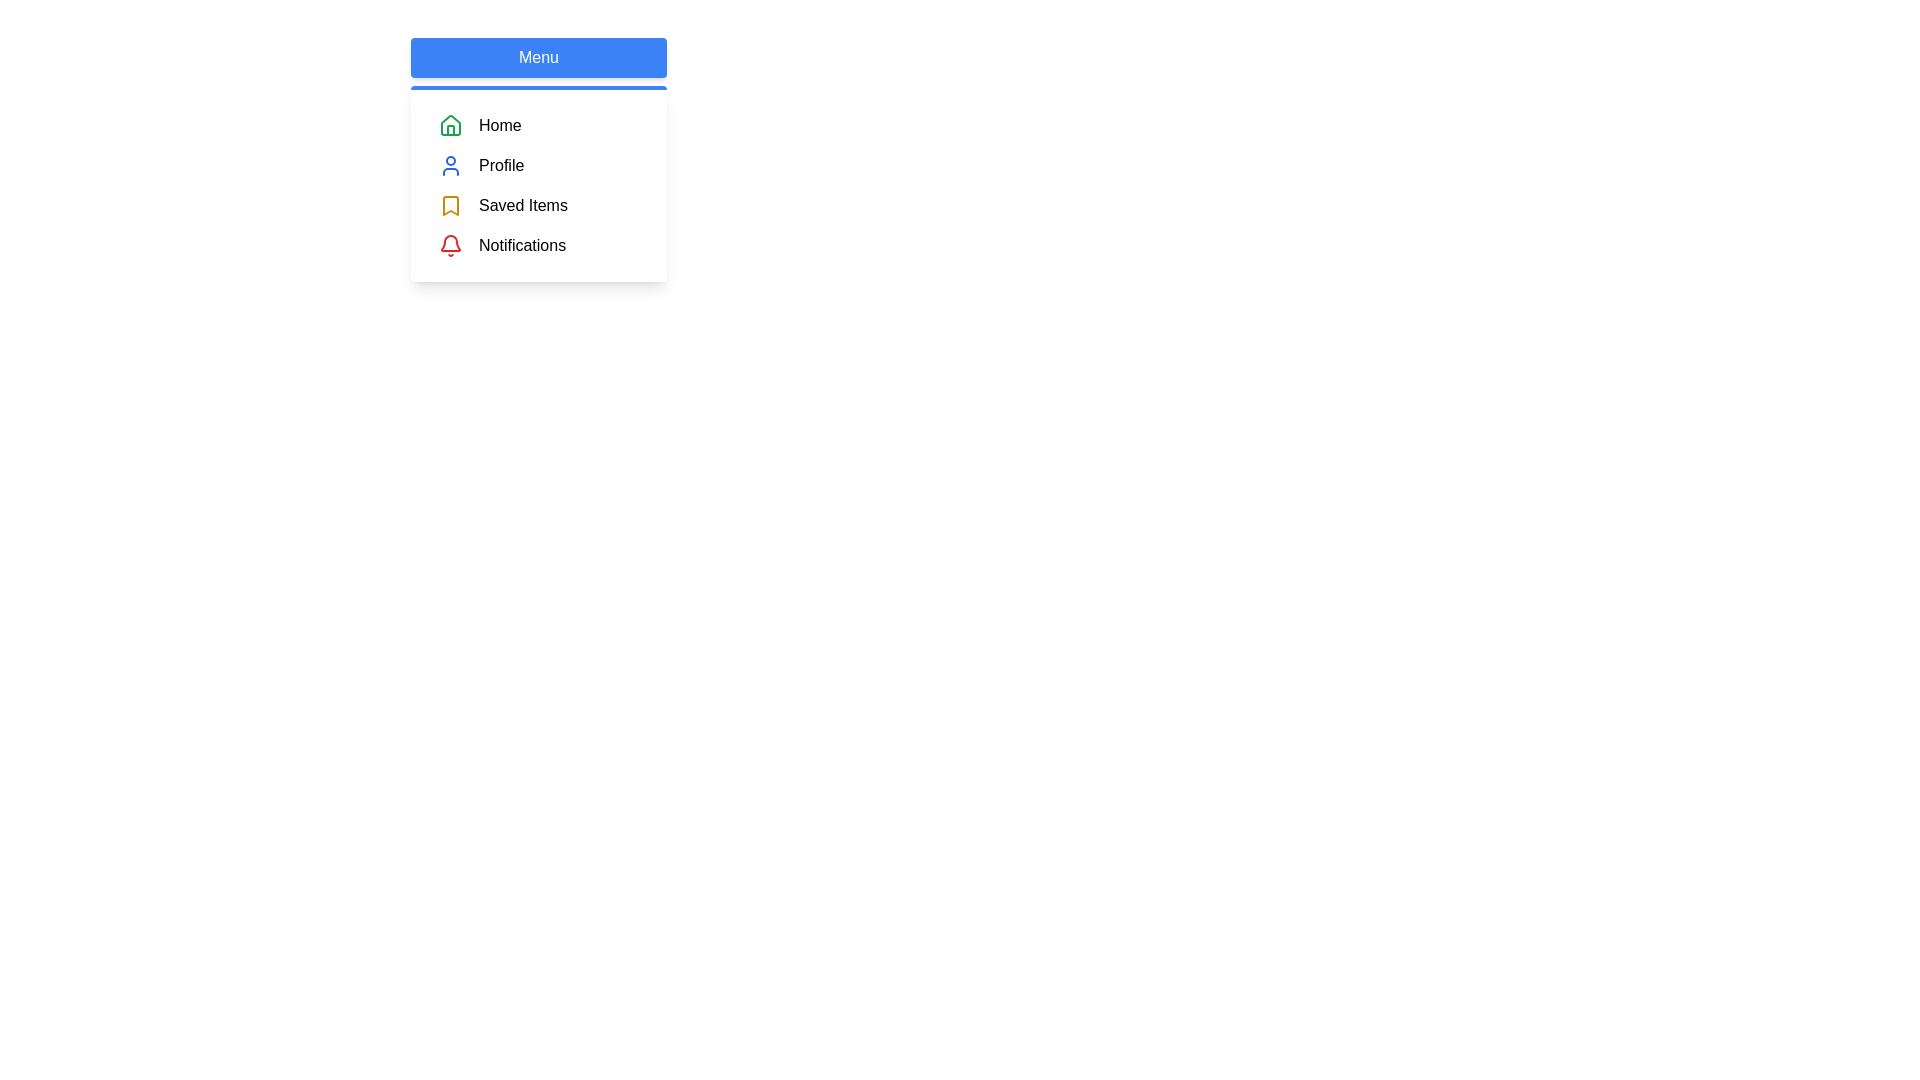 Image resolution: width=1920 pixels, height=1080 pixels. I want to click on the menu item corresponding to Saved Items, so click(437, 205).